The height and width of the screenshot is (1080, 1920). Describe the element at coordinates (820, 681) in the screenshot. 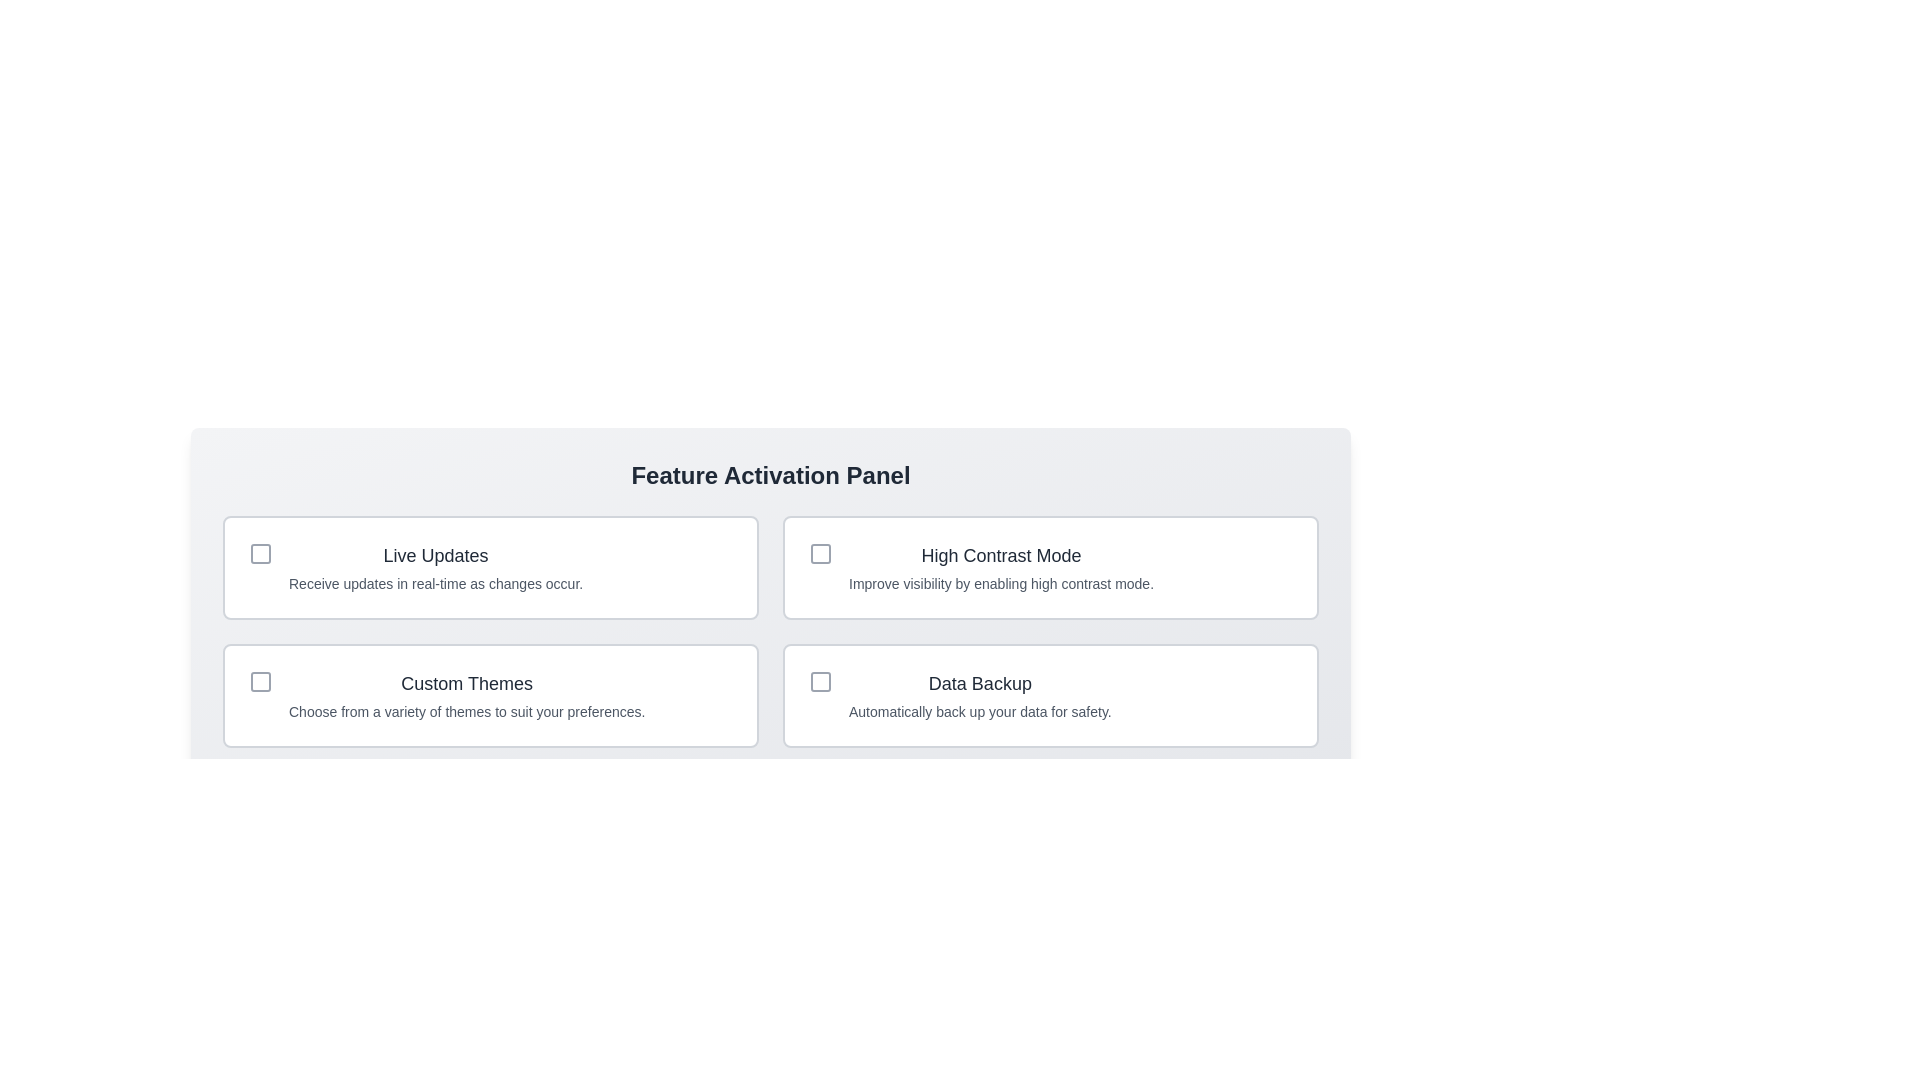

I see `the illustrative icon for the 'Data Backup' feature option, which is centered within the button in the bottom right quadrant of the feature panel` at that location.